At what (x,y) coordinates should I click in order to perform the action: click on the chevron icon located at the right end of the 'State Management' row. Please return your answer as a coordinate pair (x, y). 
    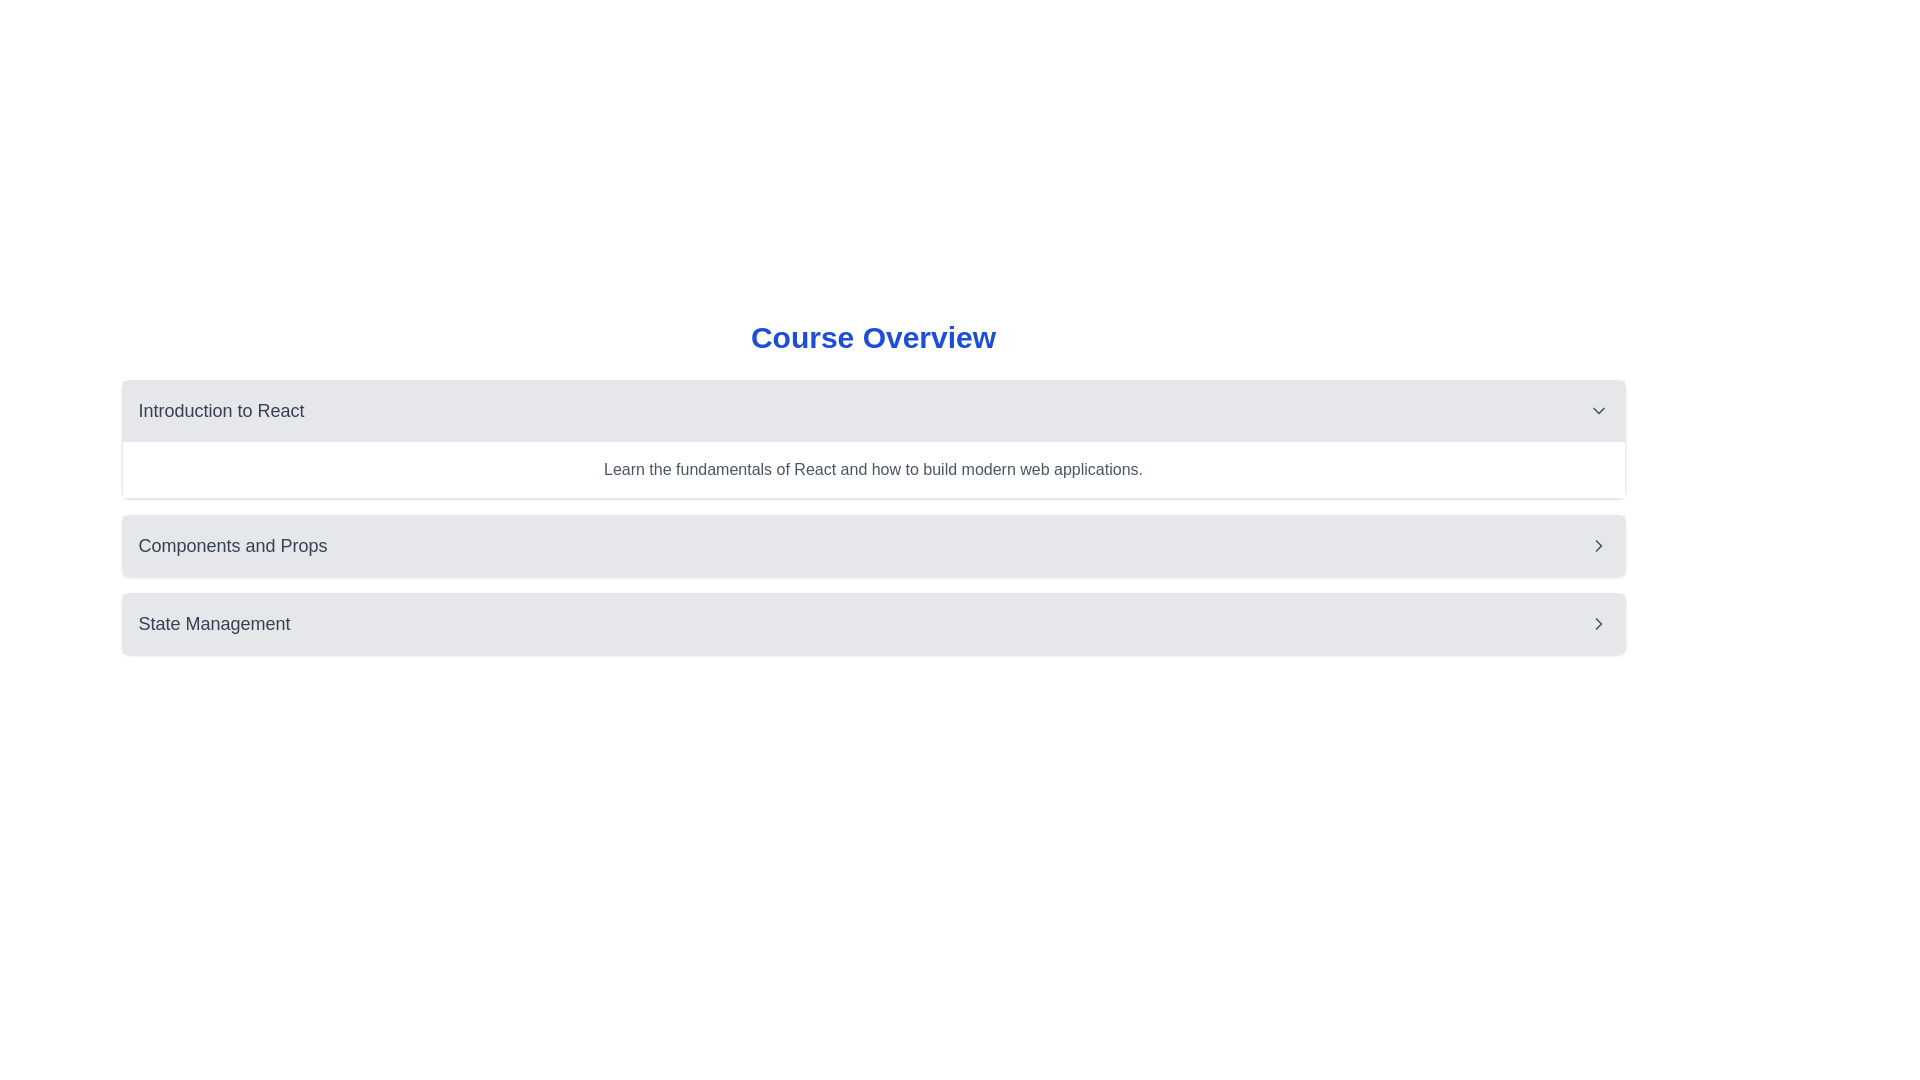
    Looking at the image, I should click on (1597, 623).